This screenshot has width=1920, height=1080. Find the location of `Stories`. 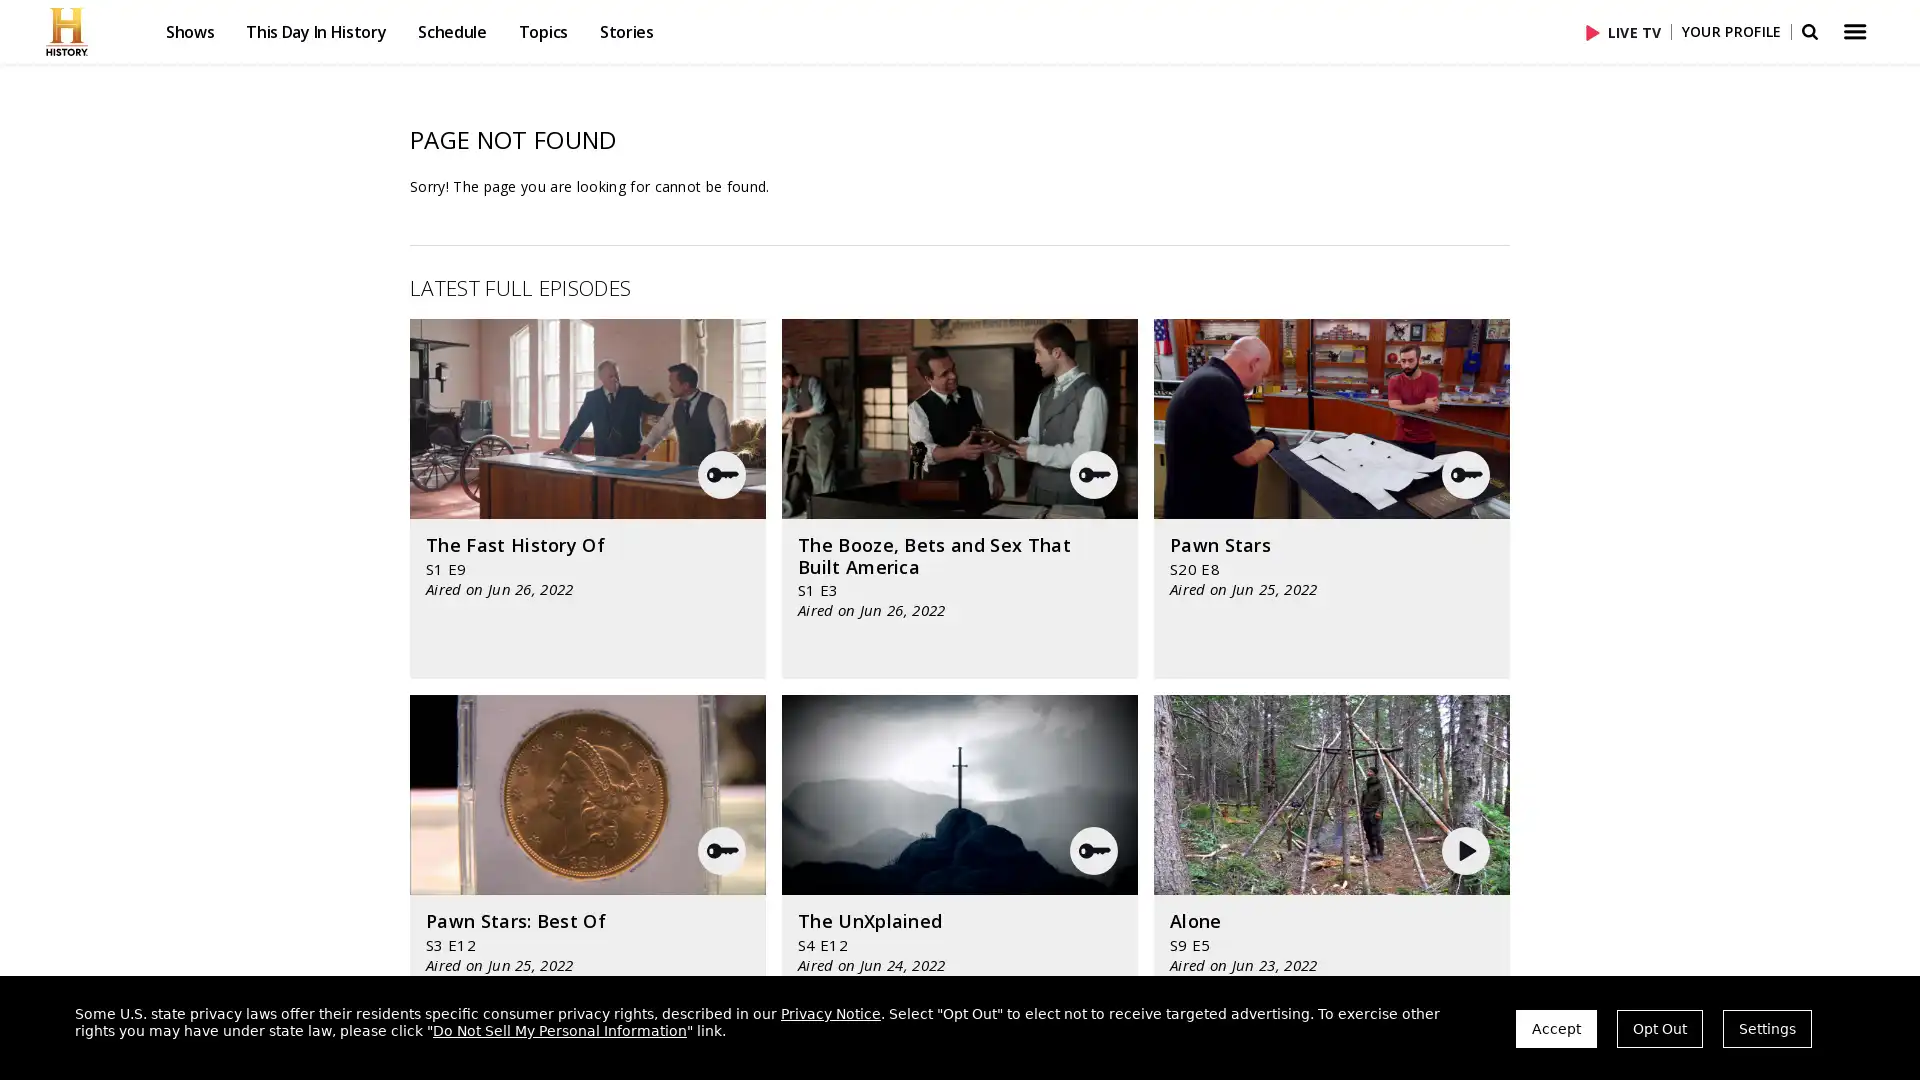

Stories is located at coordinates (624, 31).